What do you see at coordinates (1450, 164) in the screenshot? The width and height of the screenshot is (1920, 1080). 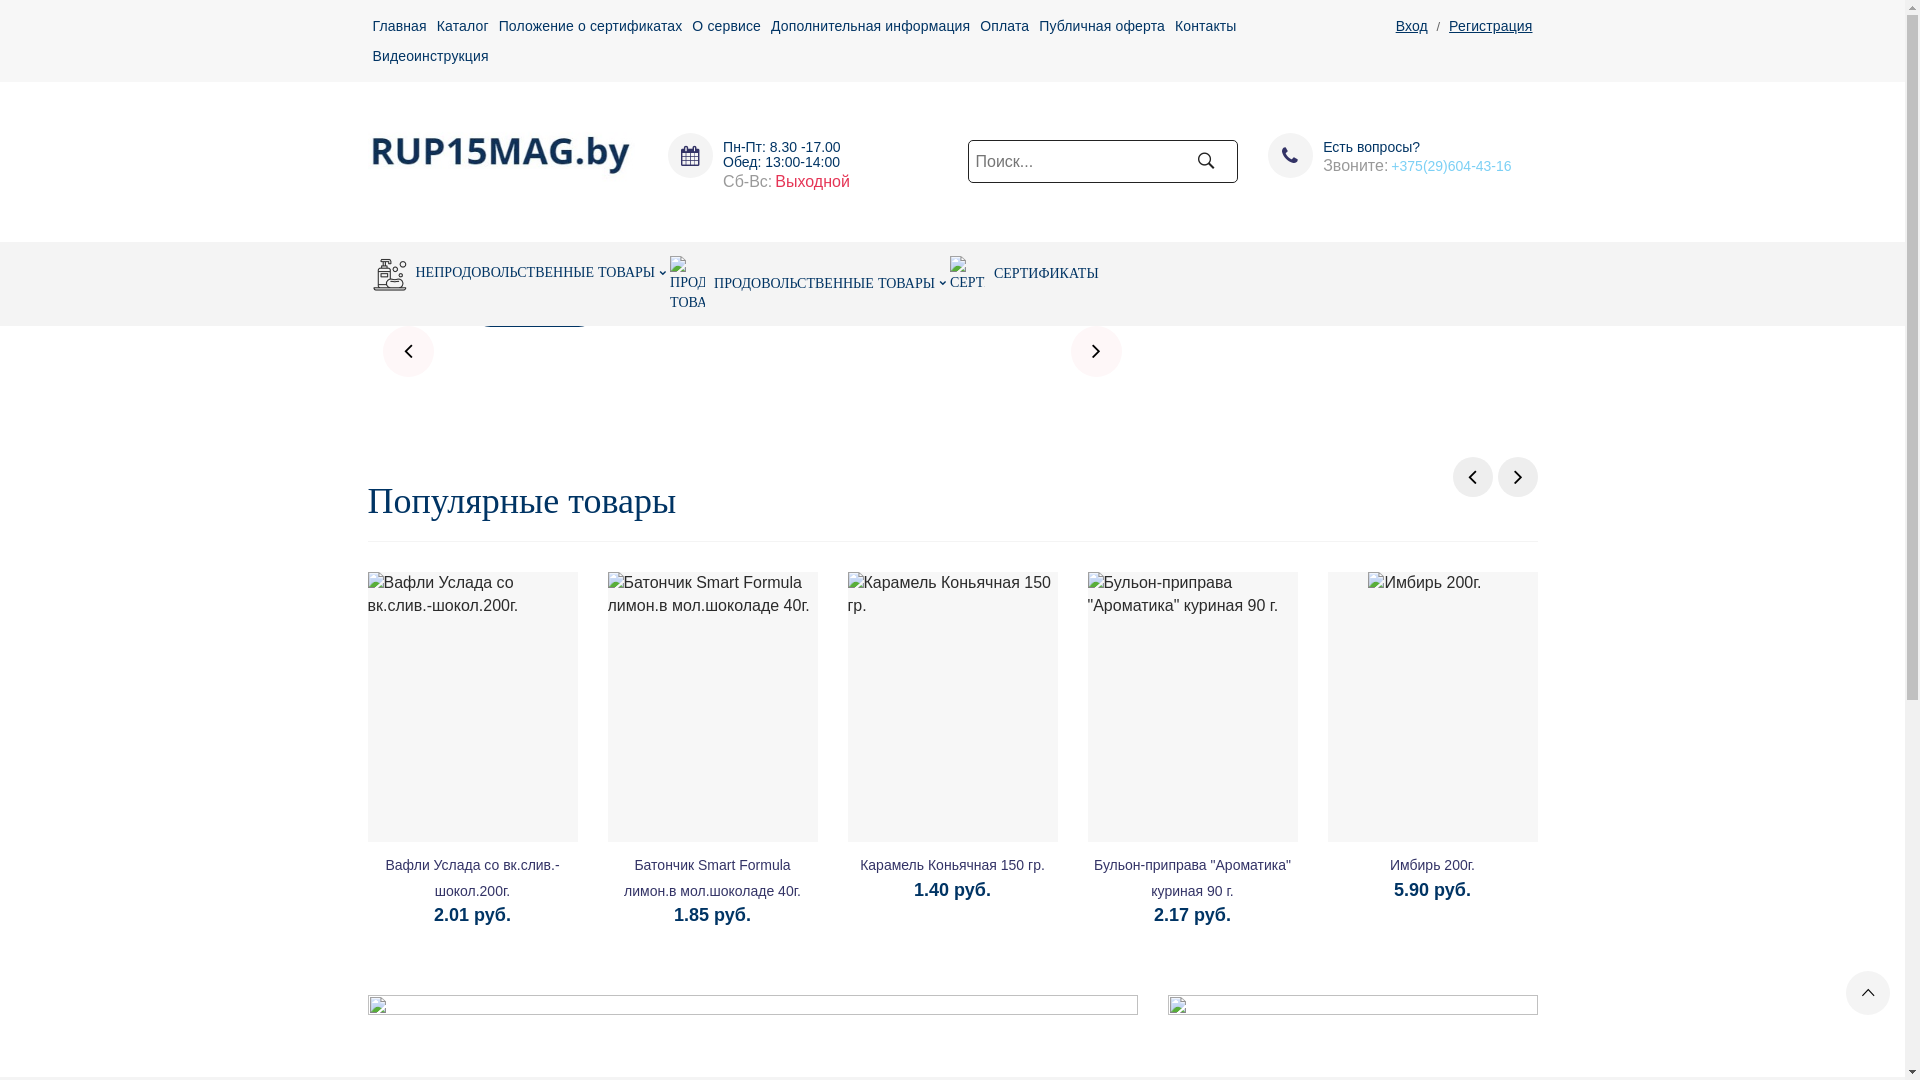 I see `'+375(29)604-43-16'` at bounding box center [1450, 164].